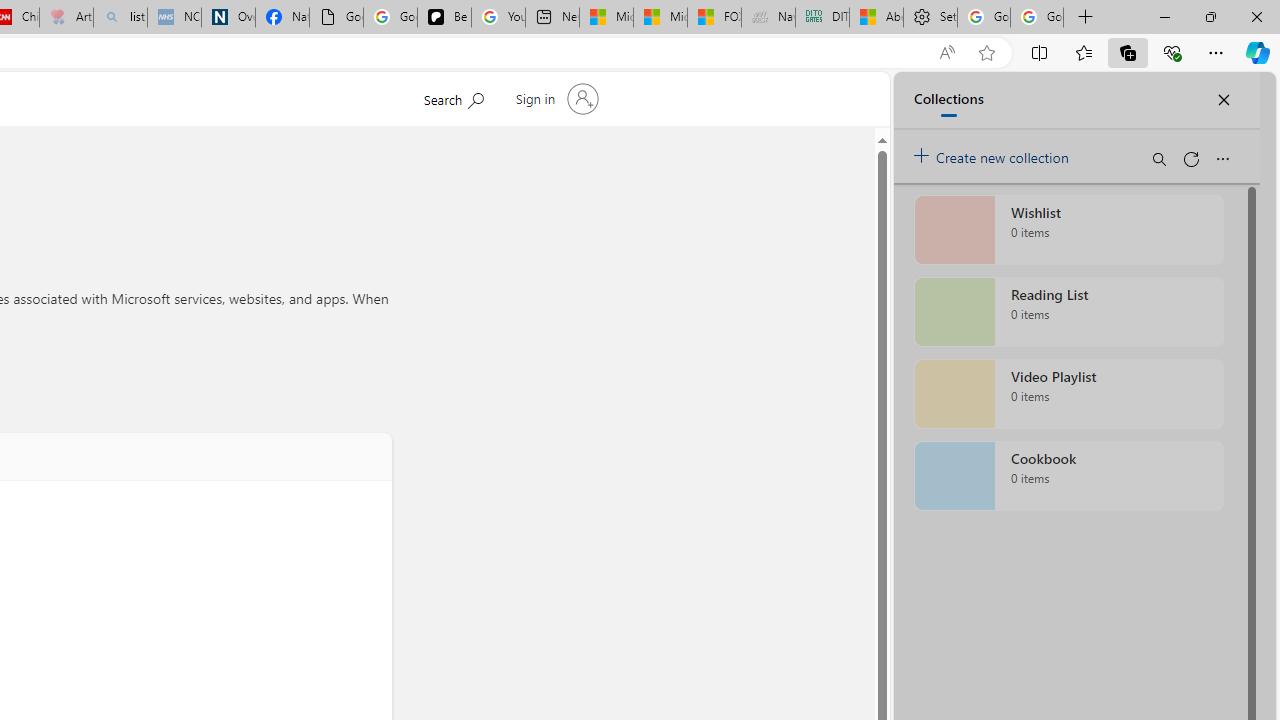 The height and width of the screenshot is (720, 1280). What do you see at coordinates (66, 17) in the screenshot?
I see `'Arthritis: Ask Health Professionals - Sleeping'` at bounding box center [66, 17].